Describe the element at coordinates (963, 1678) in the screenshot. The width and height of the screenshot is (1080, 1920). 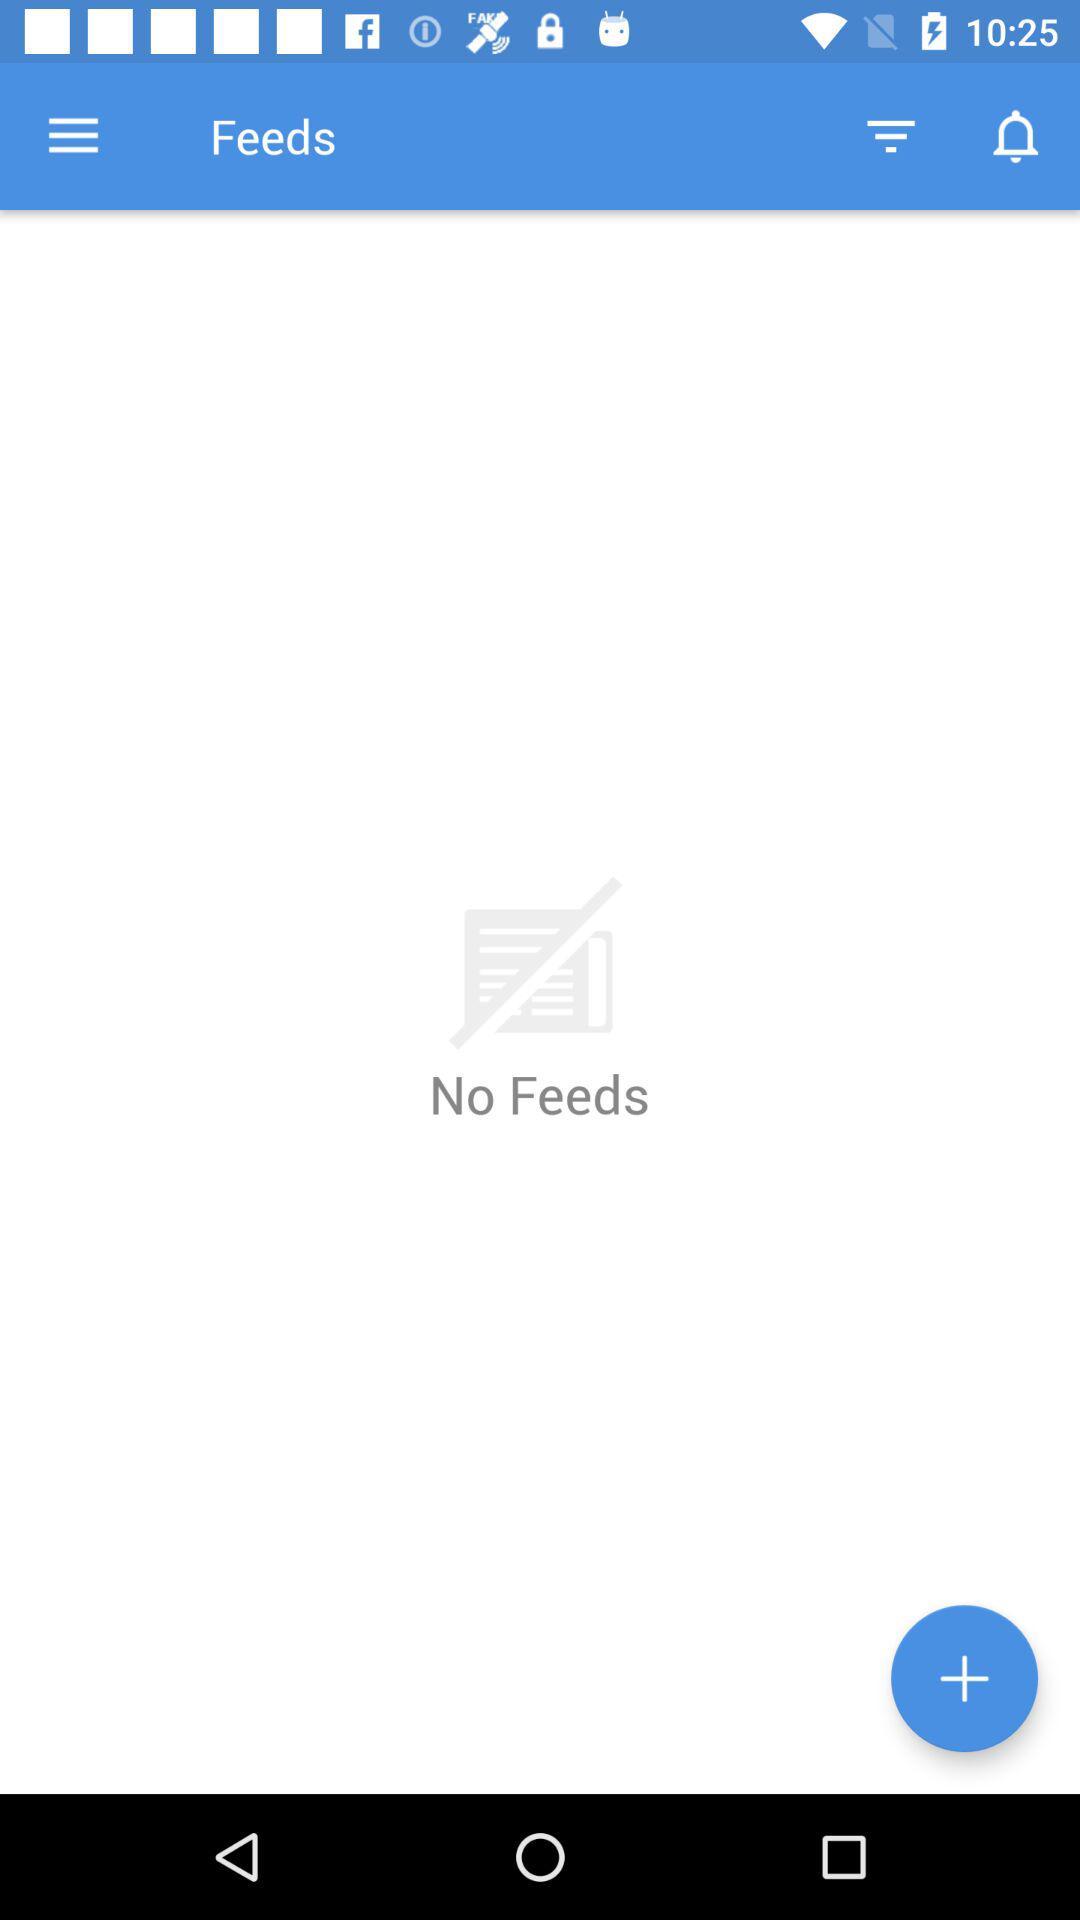
I see `the add icon` at that location.